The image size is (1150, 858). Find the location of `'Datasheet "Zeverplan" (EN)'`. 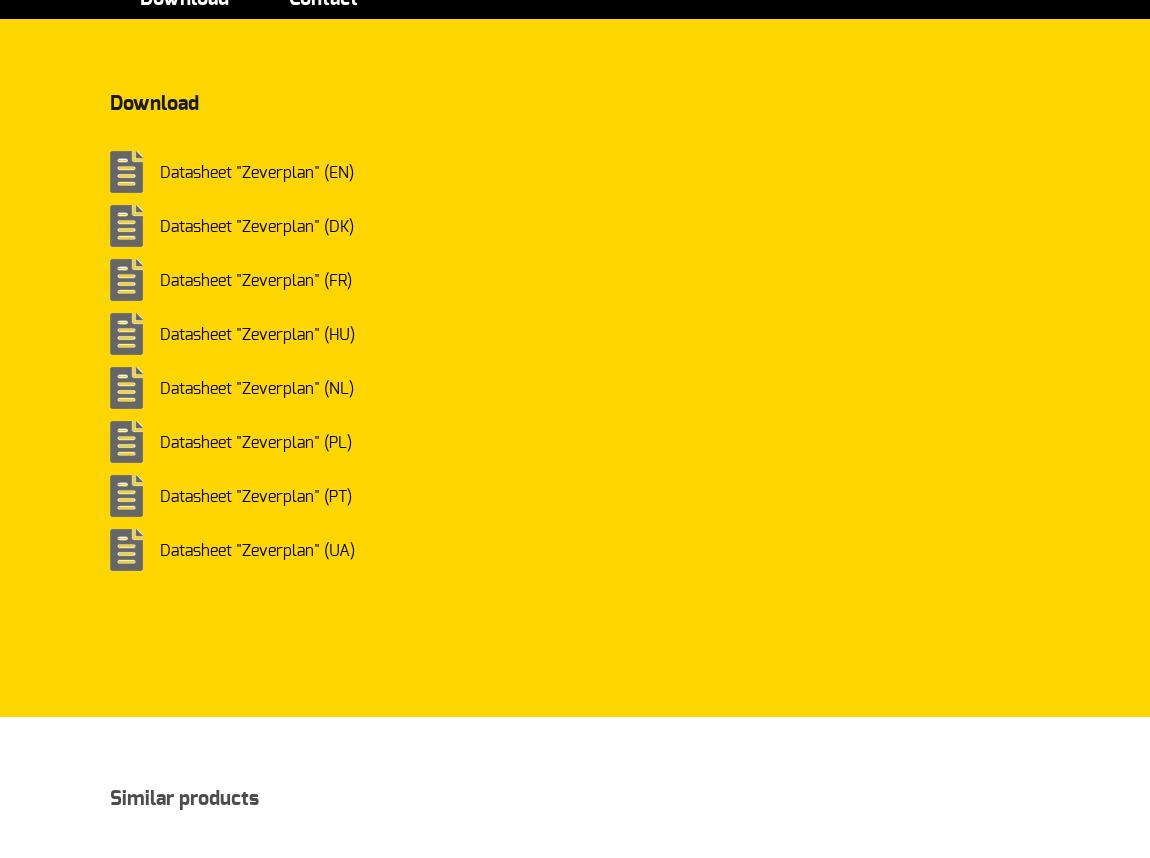

'Datasheet "Zeverplan" (EN)' is located at coordinates (256, 172).